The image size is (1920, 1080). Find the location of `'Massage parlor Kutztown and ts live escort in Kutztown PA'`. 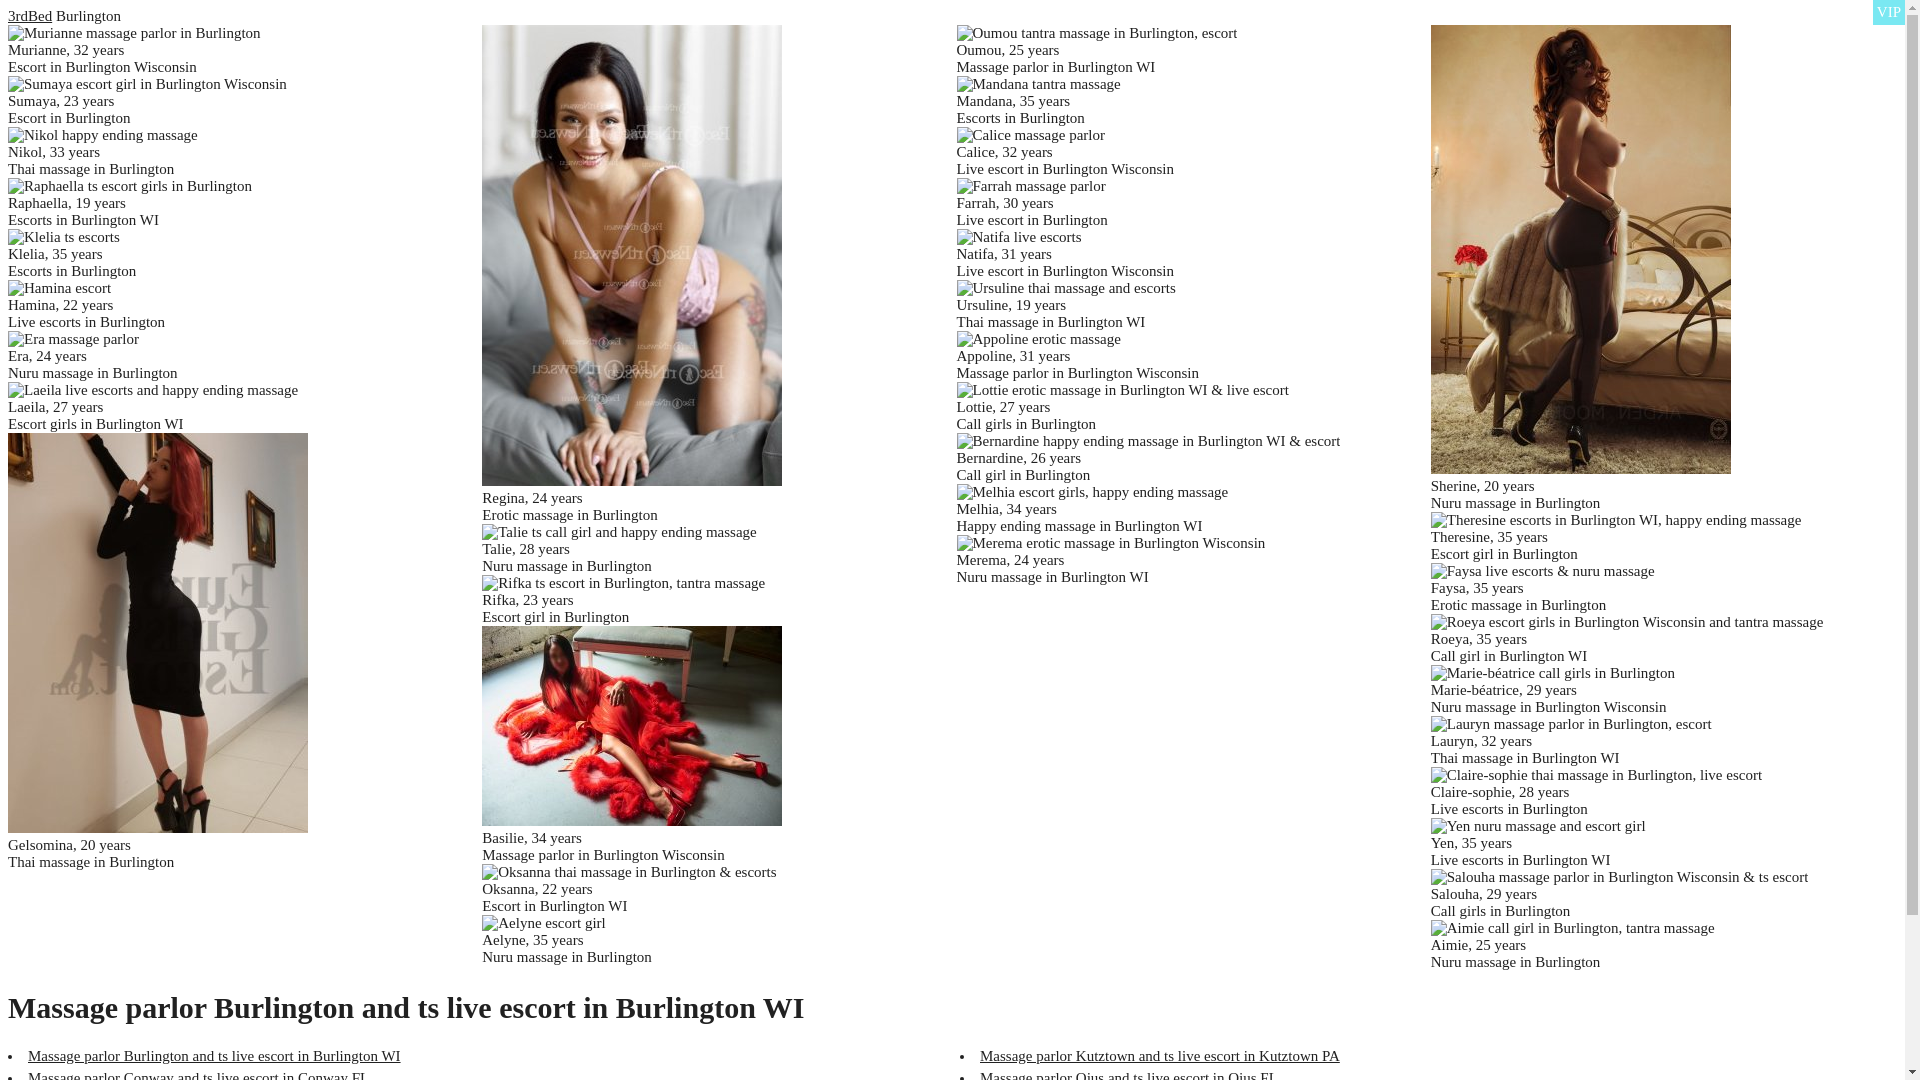

'Massage parlor Kutztown and ts live escort in Kutztown PA' is located at coordinates (1160, 1055).